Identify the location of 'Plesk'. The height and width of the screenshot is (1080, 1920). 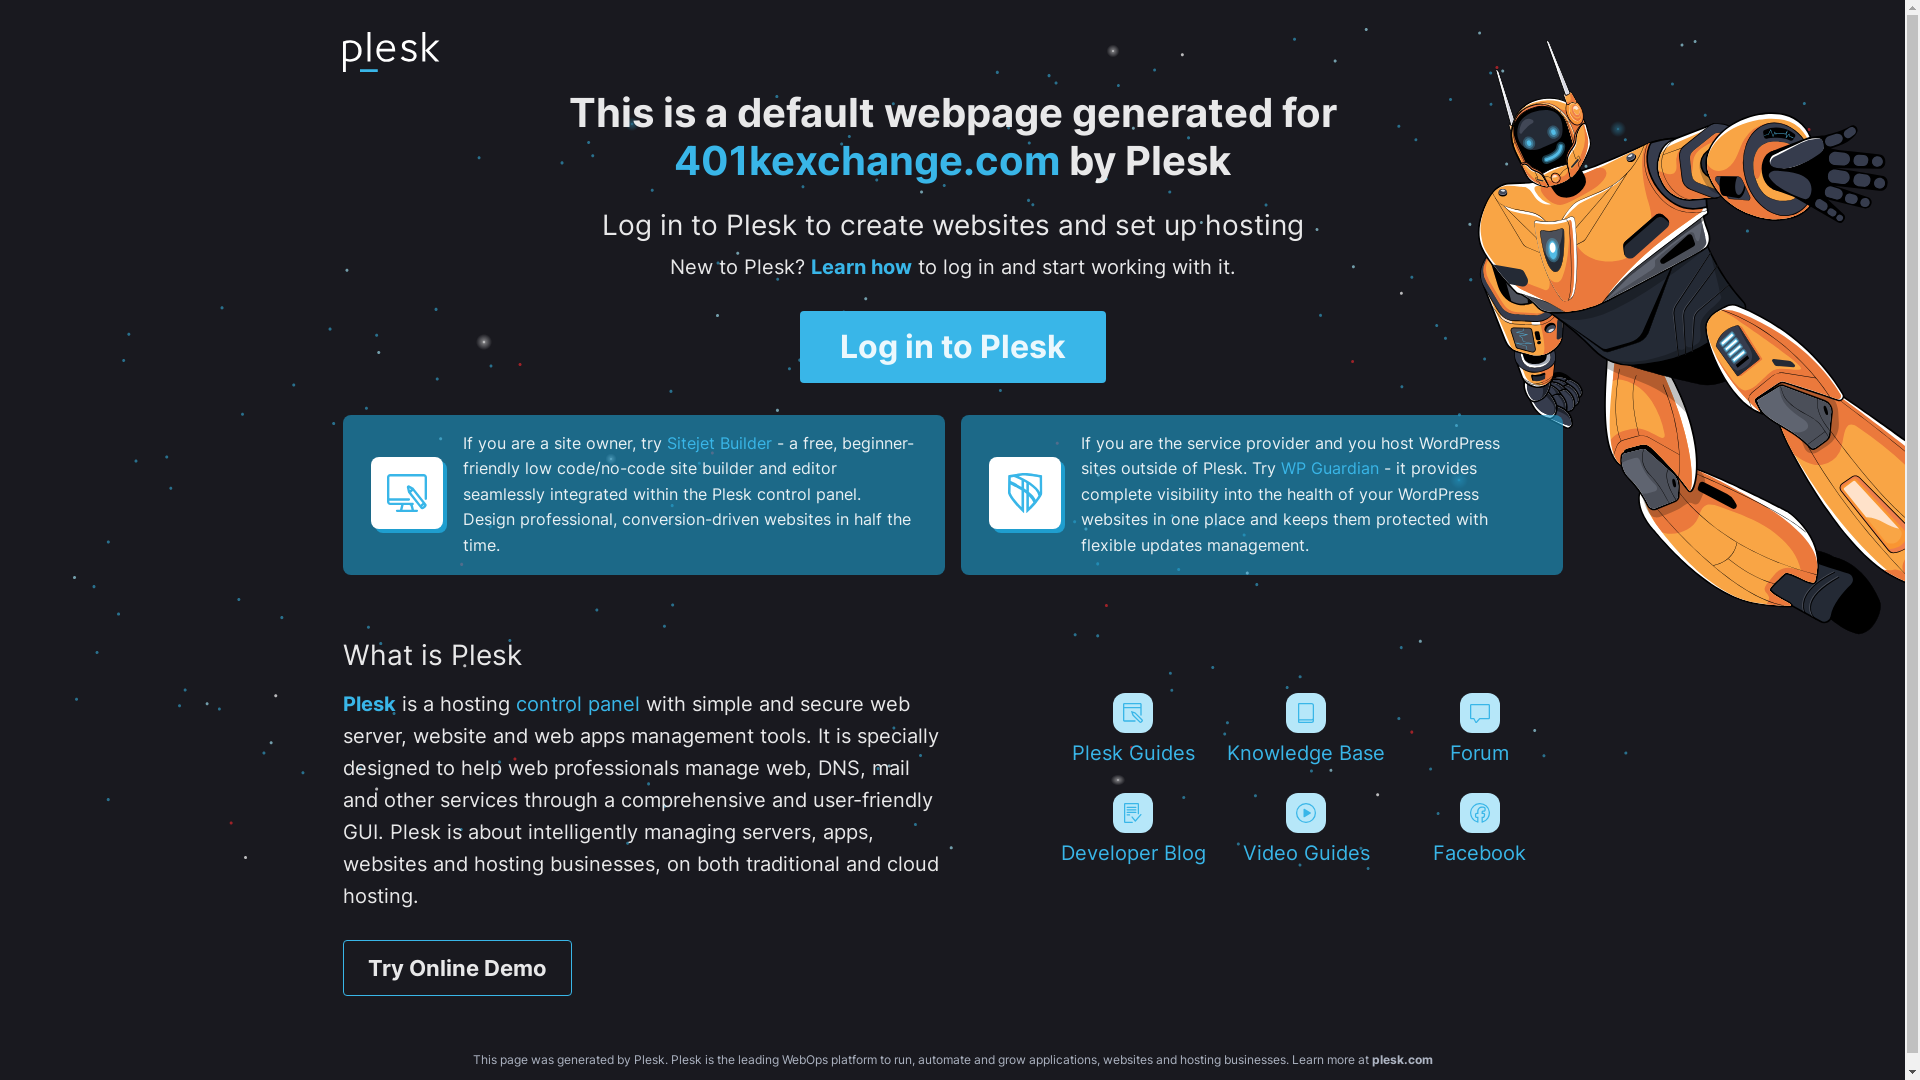
(368, 703).